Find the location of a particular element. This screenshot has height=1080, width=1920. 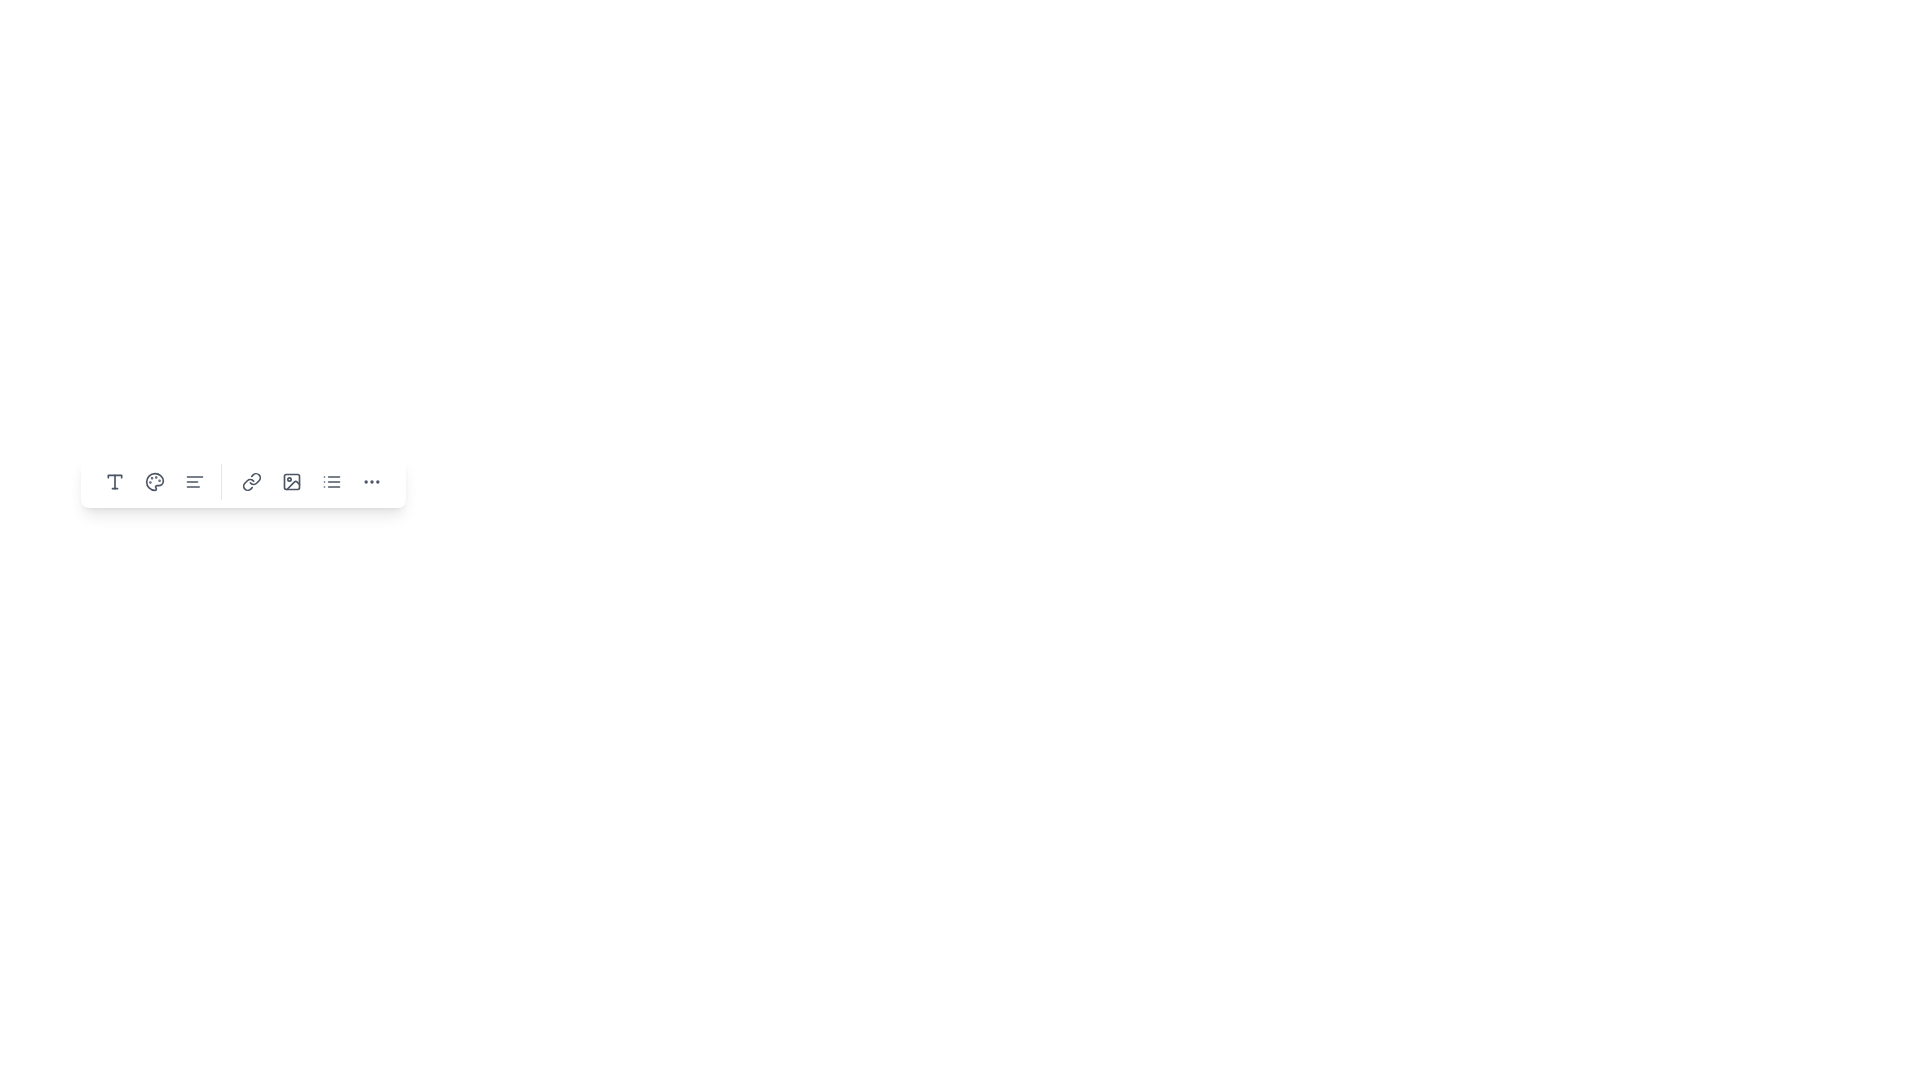

the gray 'T' icon button located in the top-left corner of the toolbar is located at coordinates (114, 482).